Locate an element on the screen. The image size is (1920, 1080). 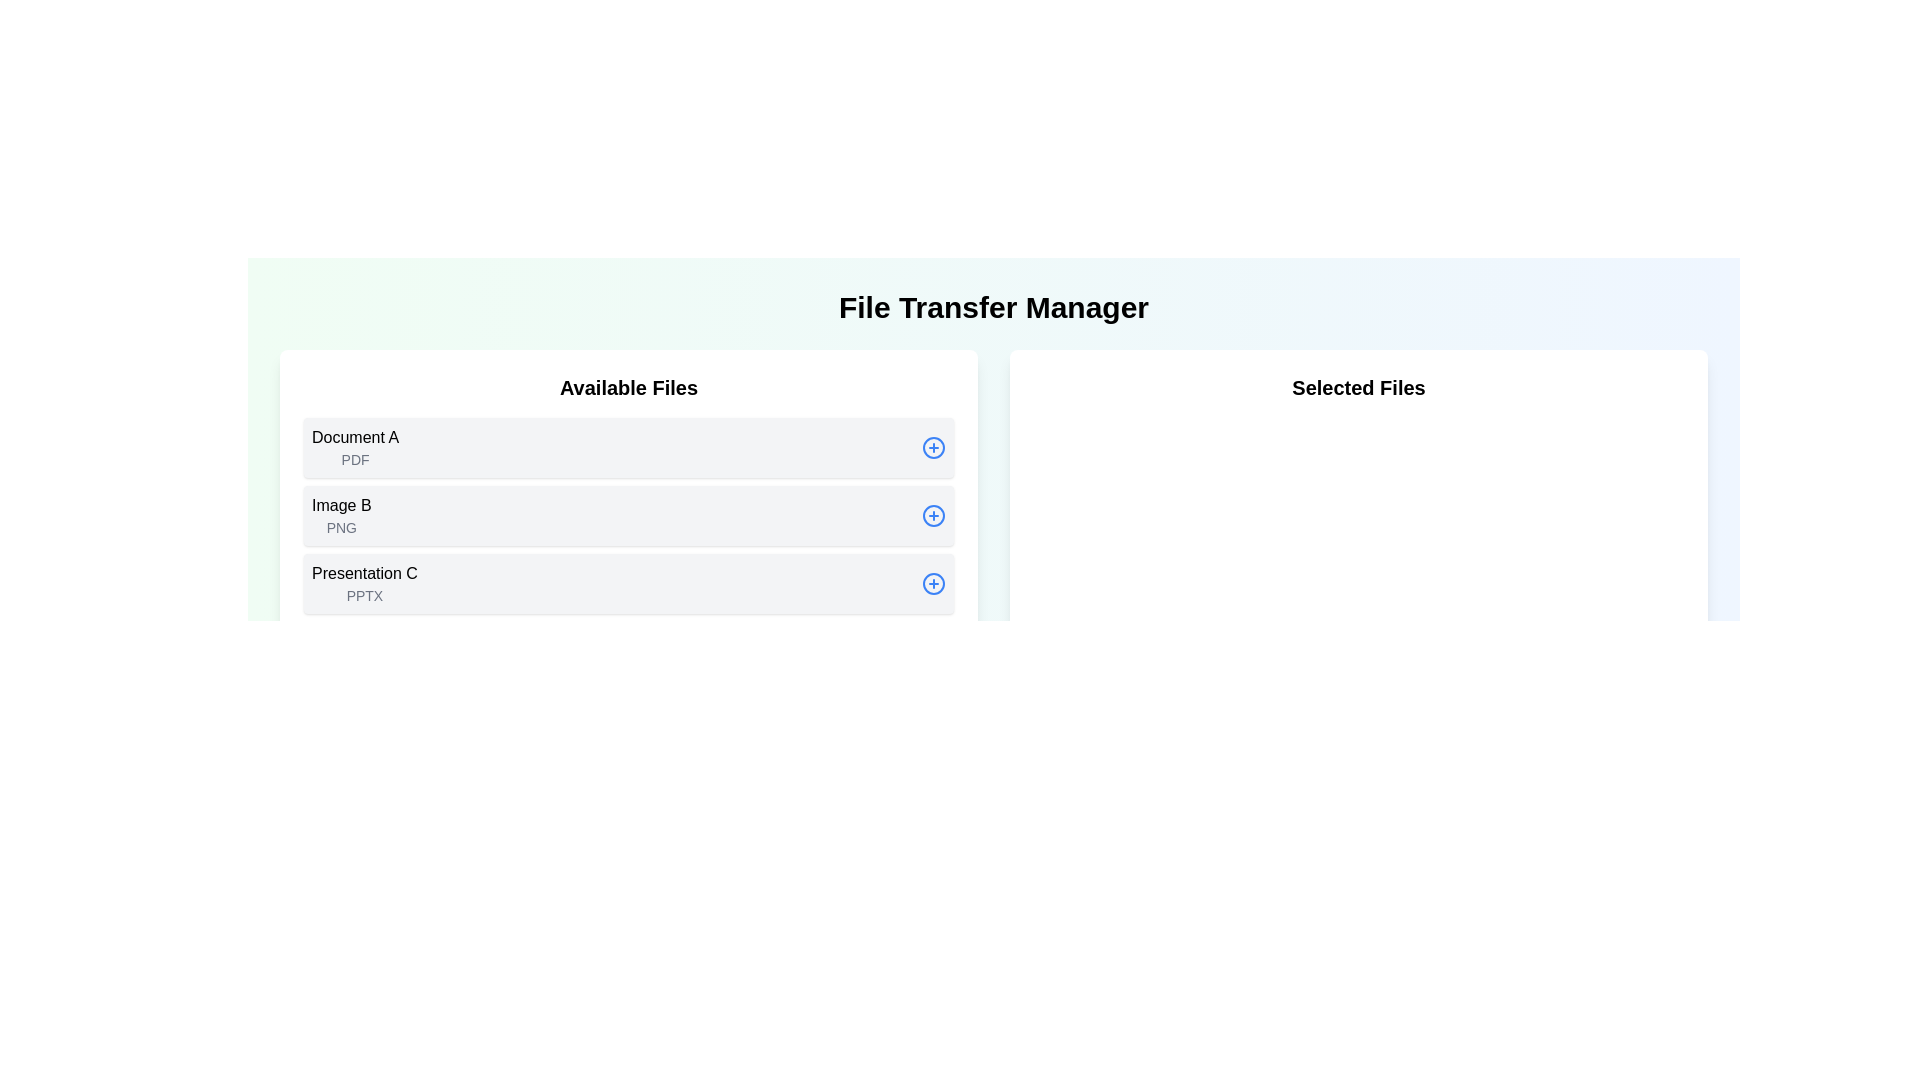
the graphical icon component (a circle within an add button) located to the right of the 'Image B PNG' list item in the 'Available Files' section is located at coordinates (933, 446).